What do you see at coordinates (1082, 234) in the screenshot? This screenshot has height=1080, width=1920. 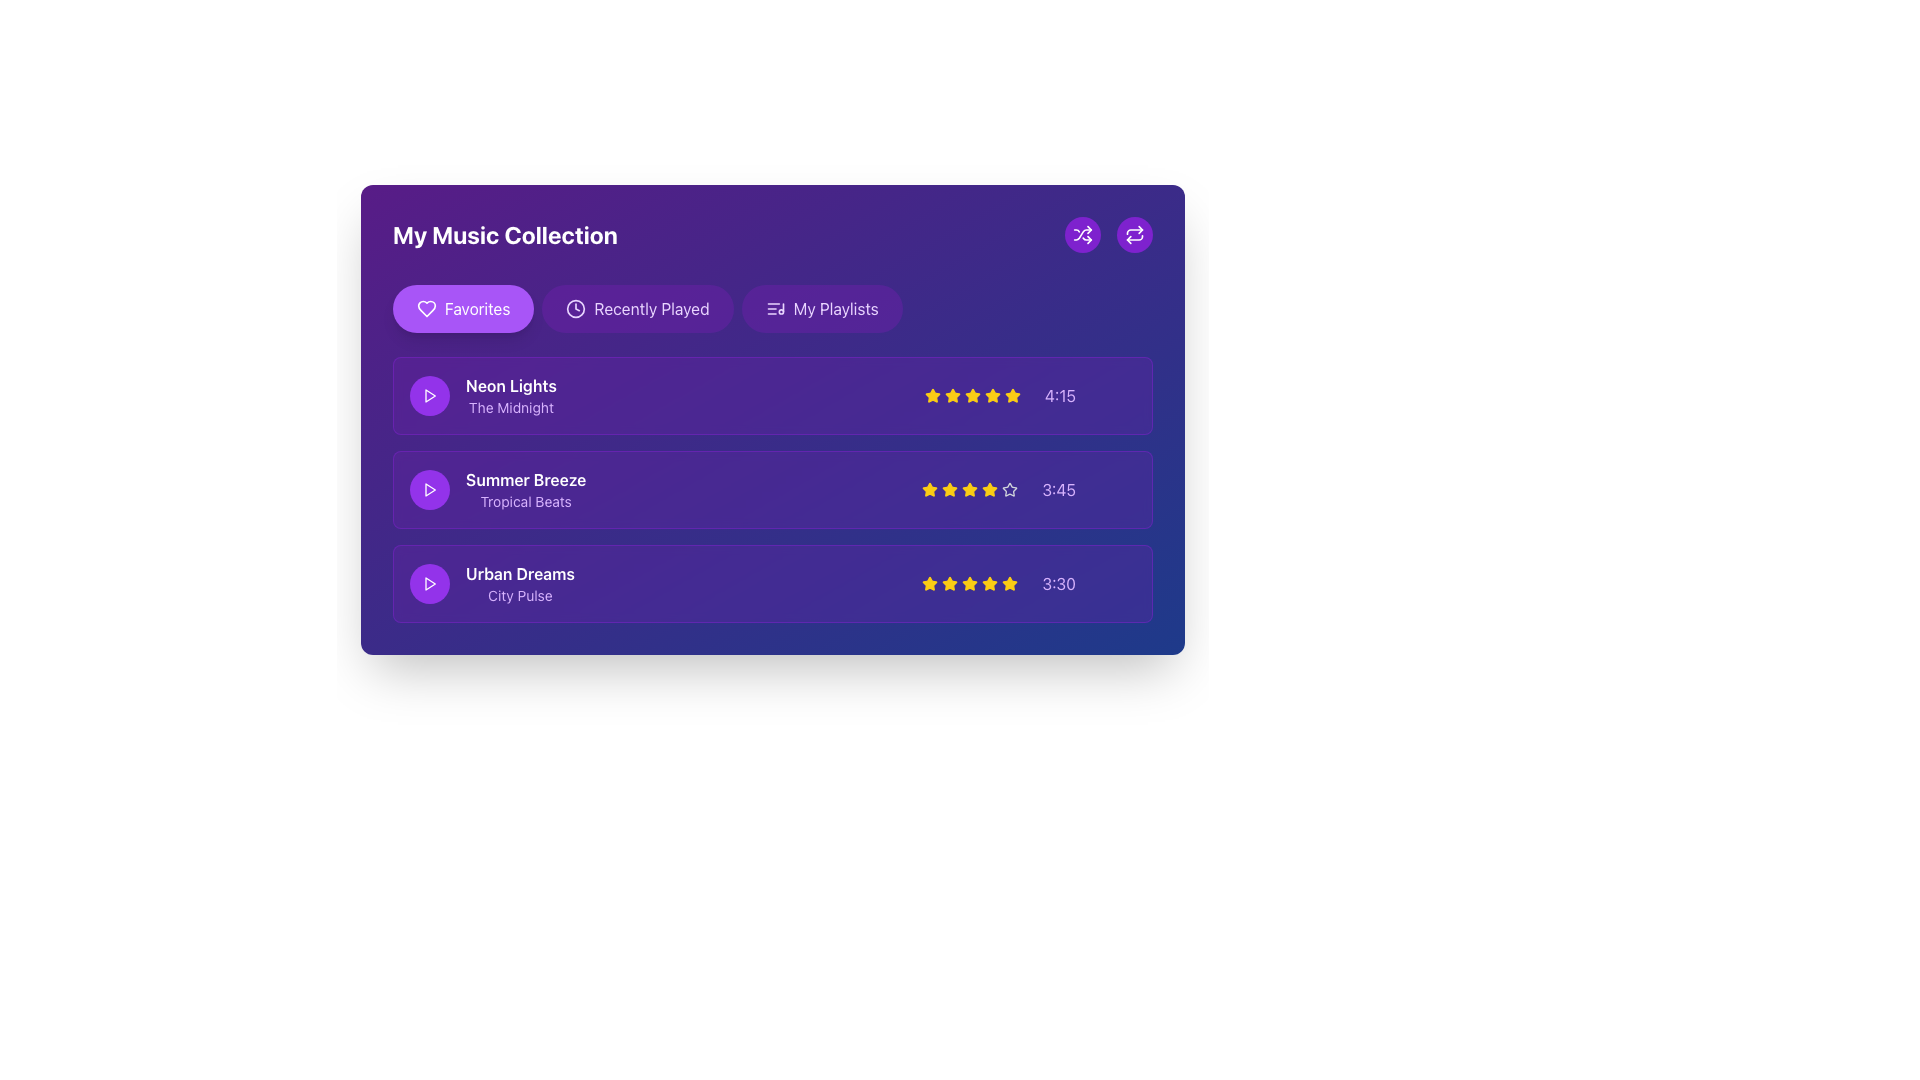 I see `the shuffle button, which is a stylized icon with a purple circular background and white interwoven arrows, located in the top-right corner of the panel` at bounding box center [1082, 234].